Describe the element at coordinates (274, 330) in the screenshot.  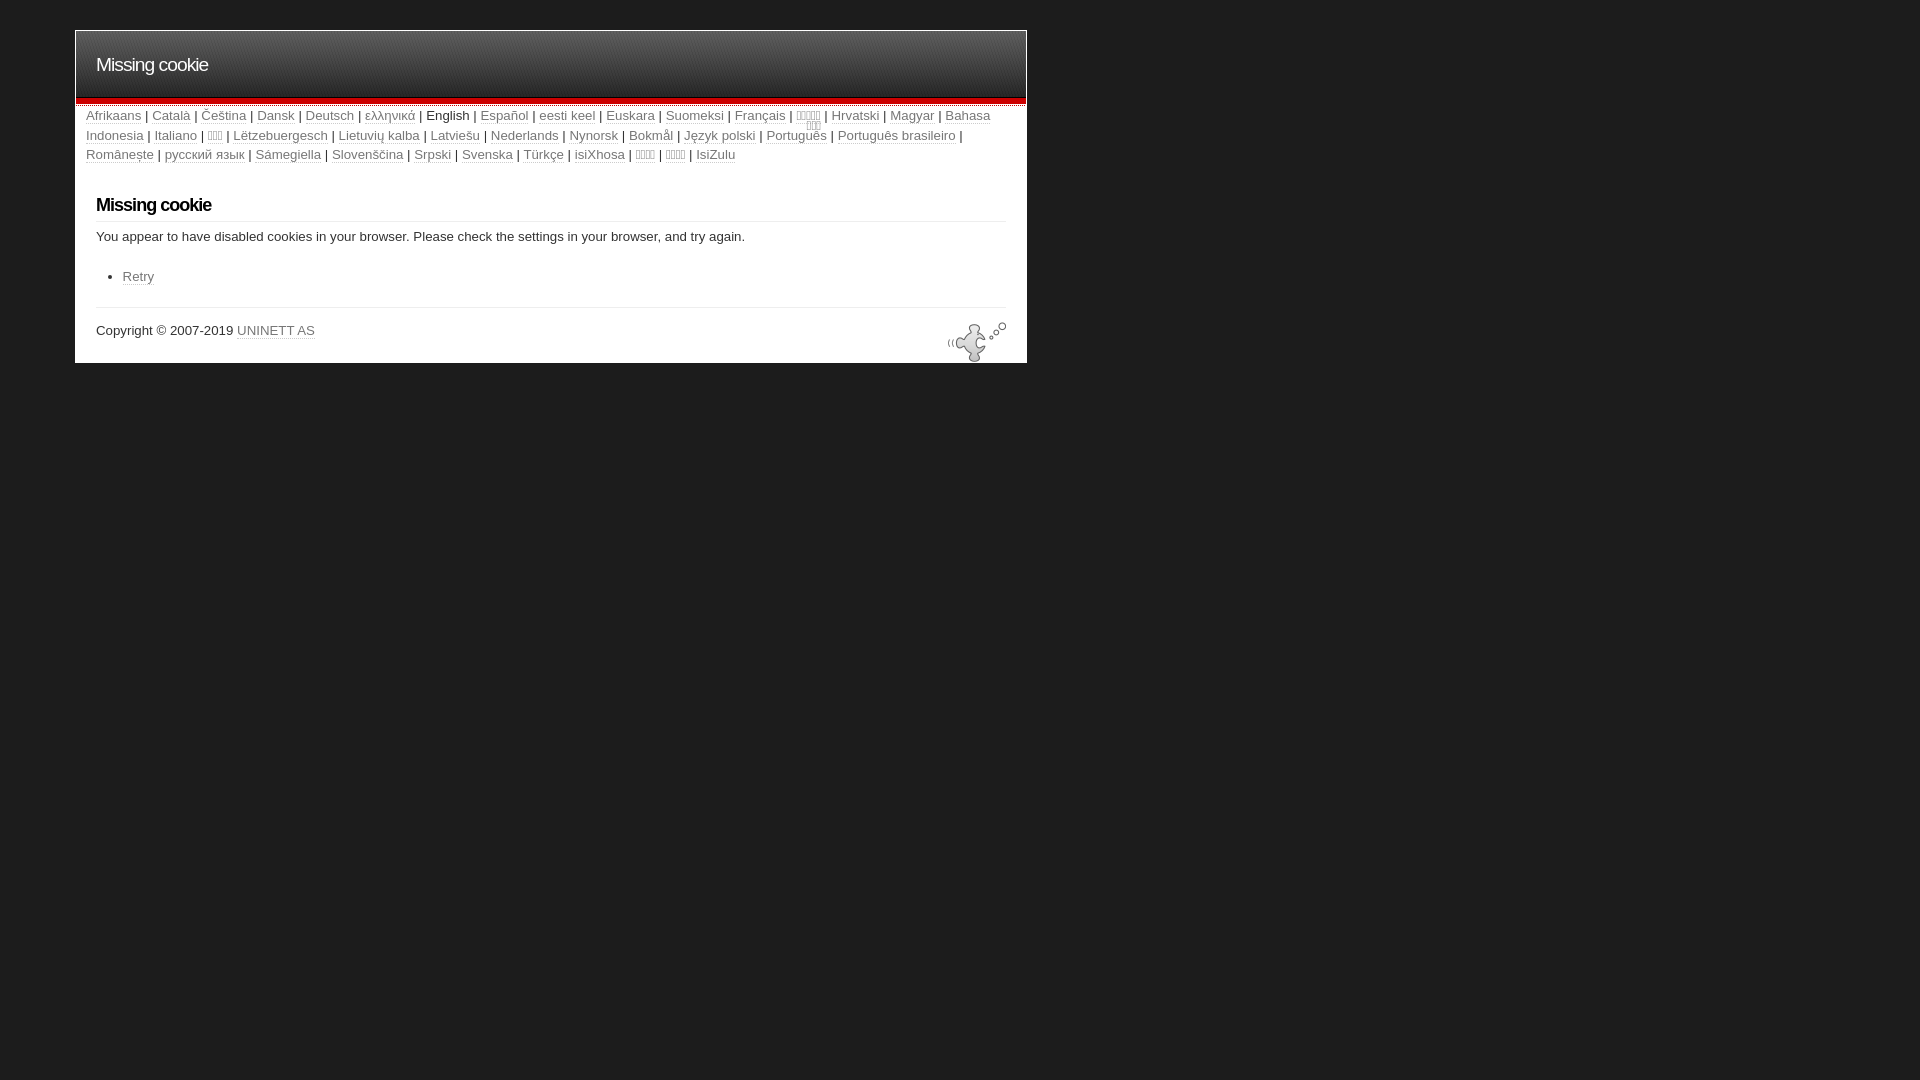
I see `'UNINETT AS'` at that location.